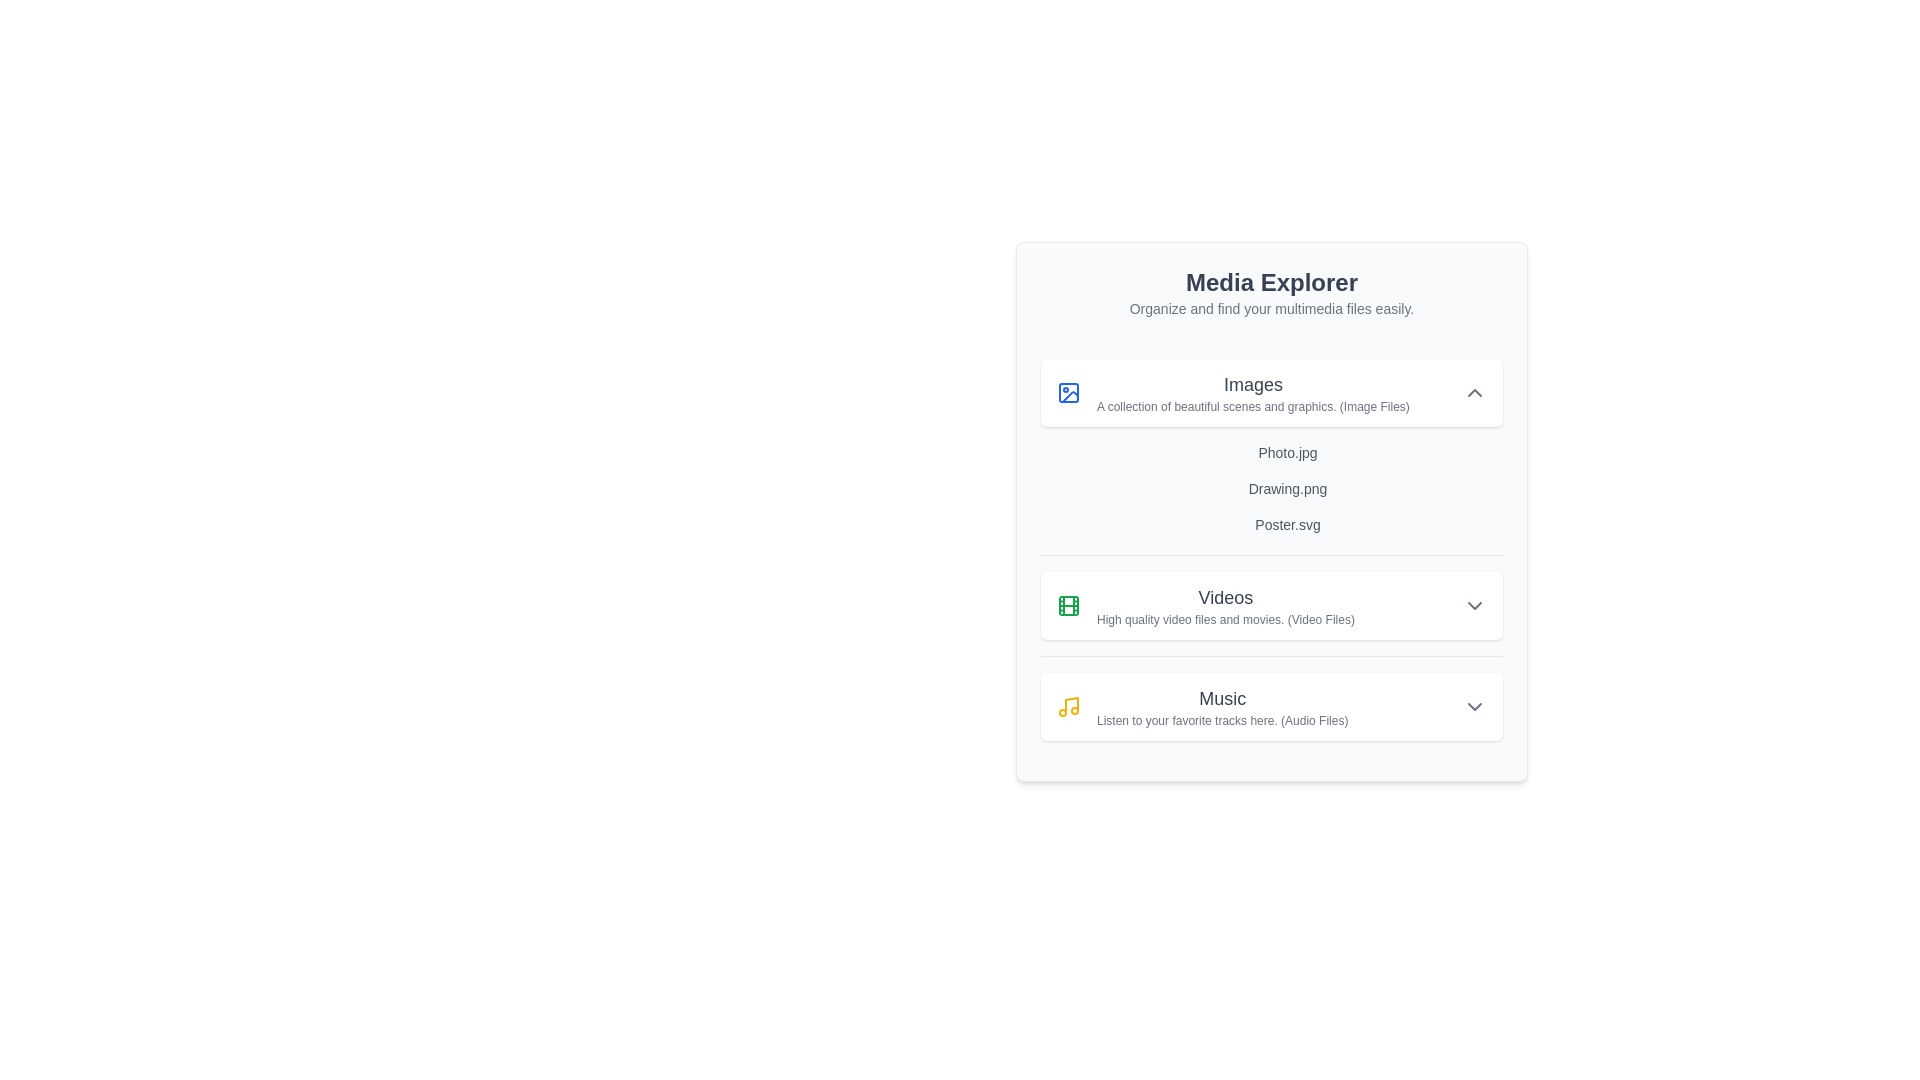 The image size is (1920, 1080). Describe the element at coordinates (1252, 406) in the screenshot. I see `the descriptive subtitle for the 'Images' category in the Media Explorer section, located centrally below the title text 'Images'` at that location.